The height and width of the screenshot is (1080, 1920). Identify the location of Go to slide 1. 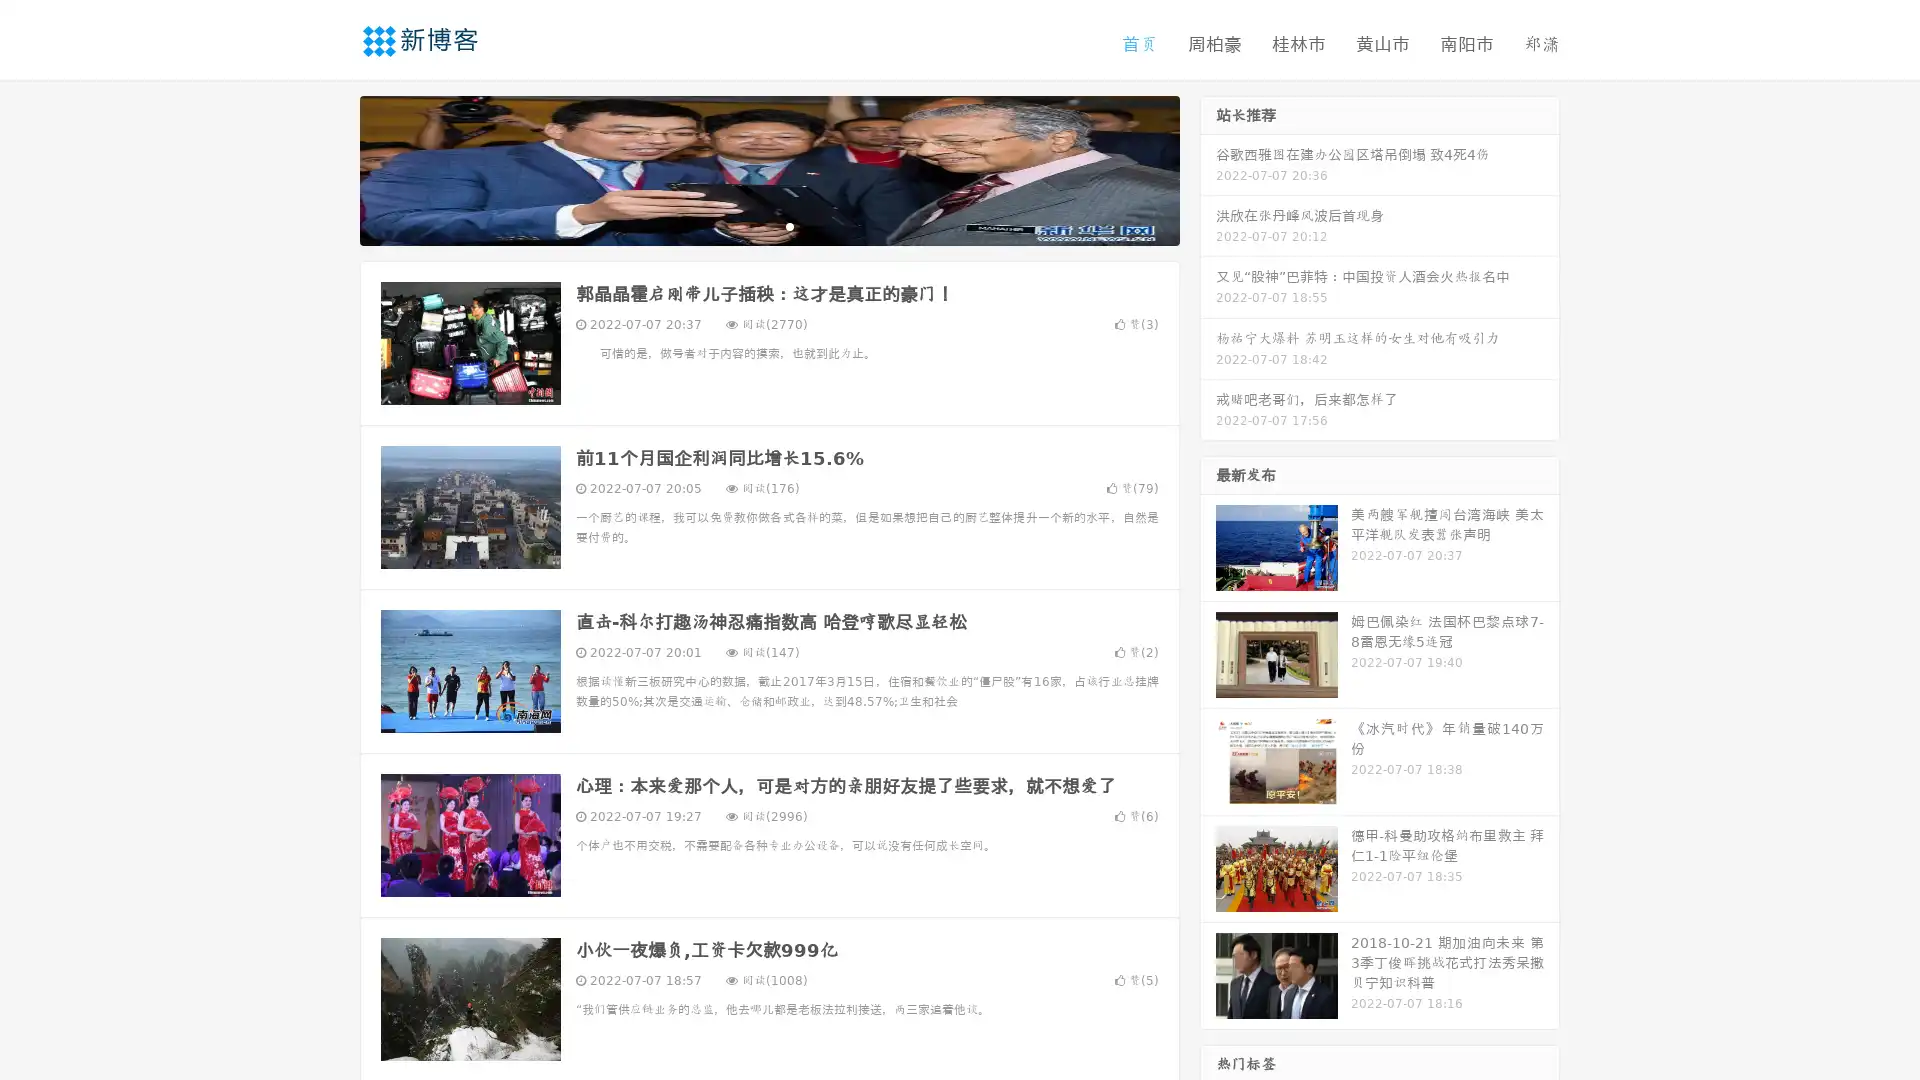
(748, 225).